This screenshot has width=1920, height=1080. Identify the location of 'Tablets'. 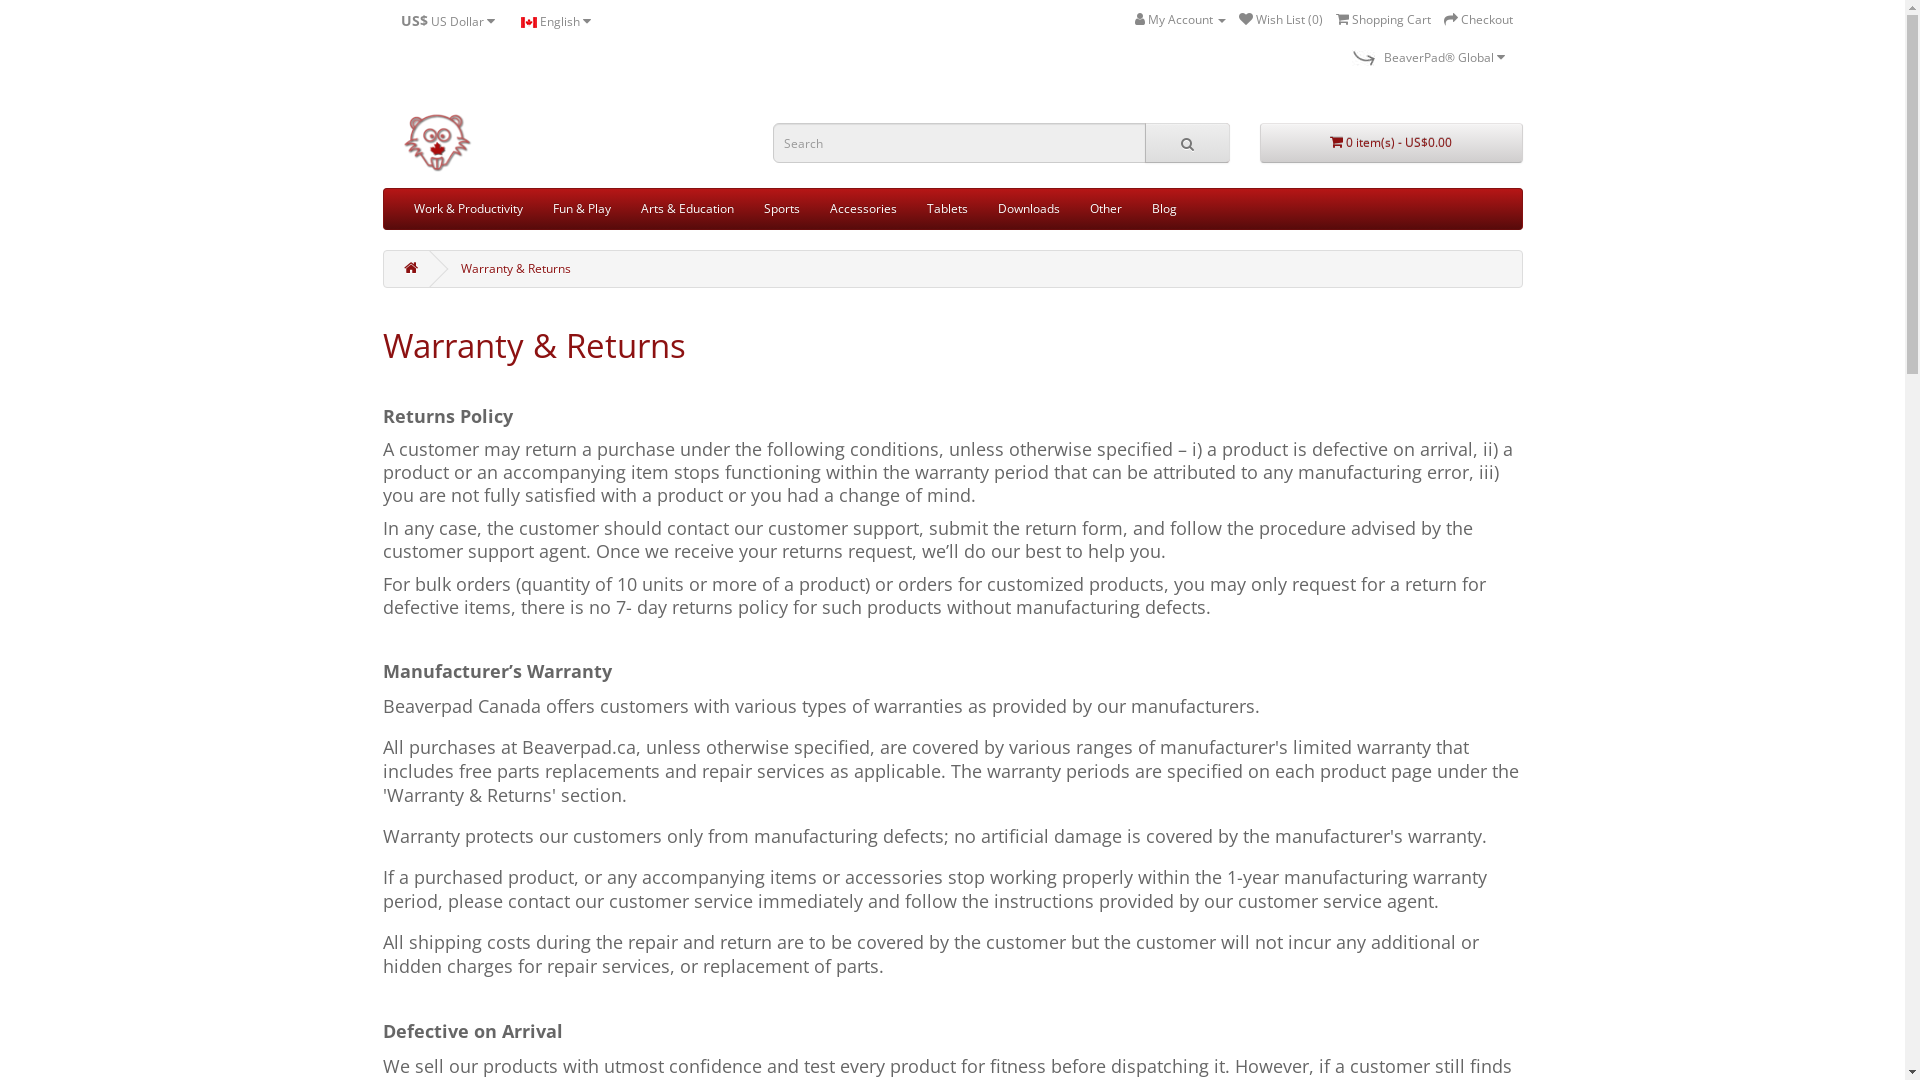
(946, 208).